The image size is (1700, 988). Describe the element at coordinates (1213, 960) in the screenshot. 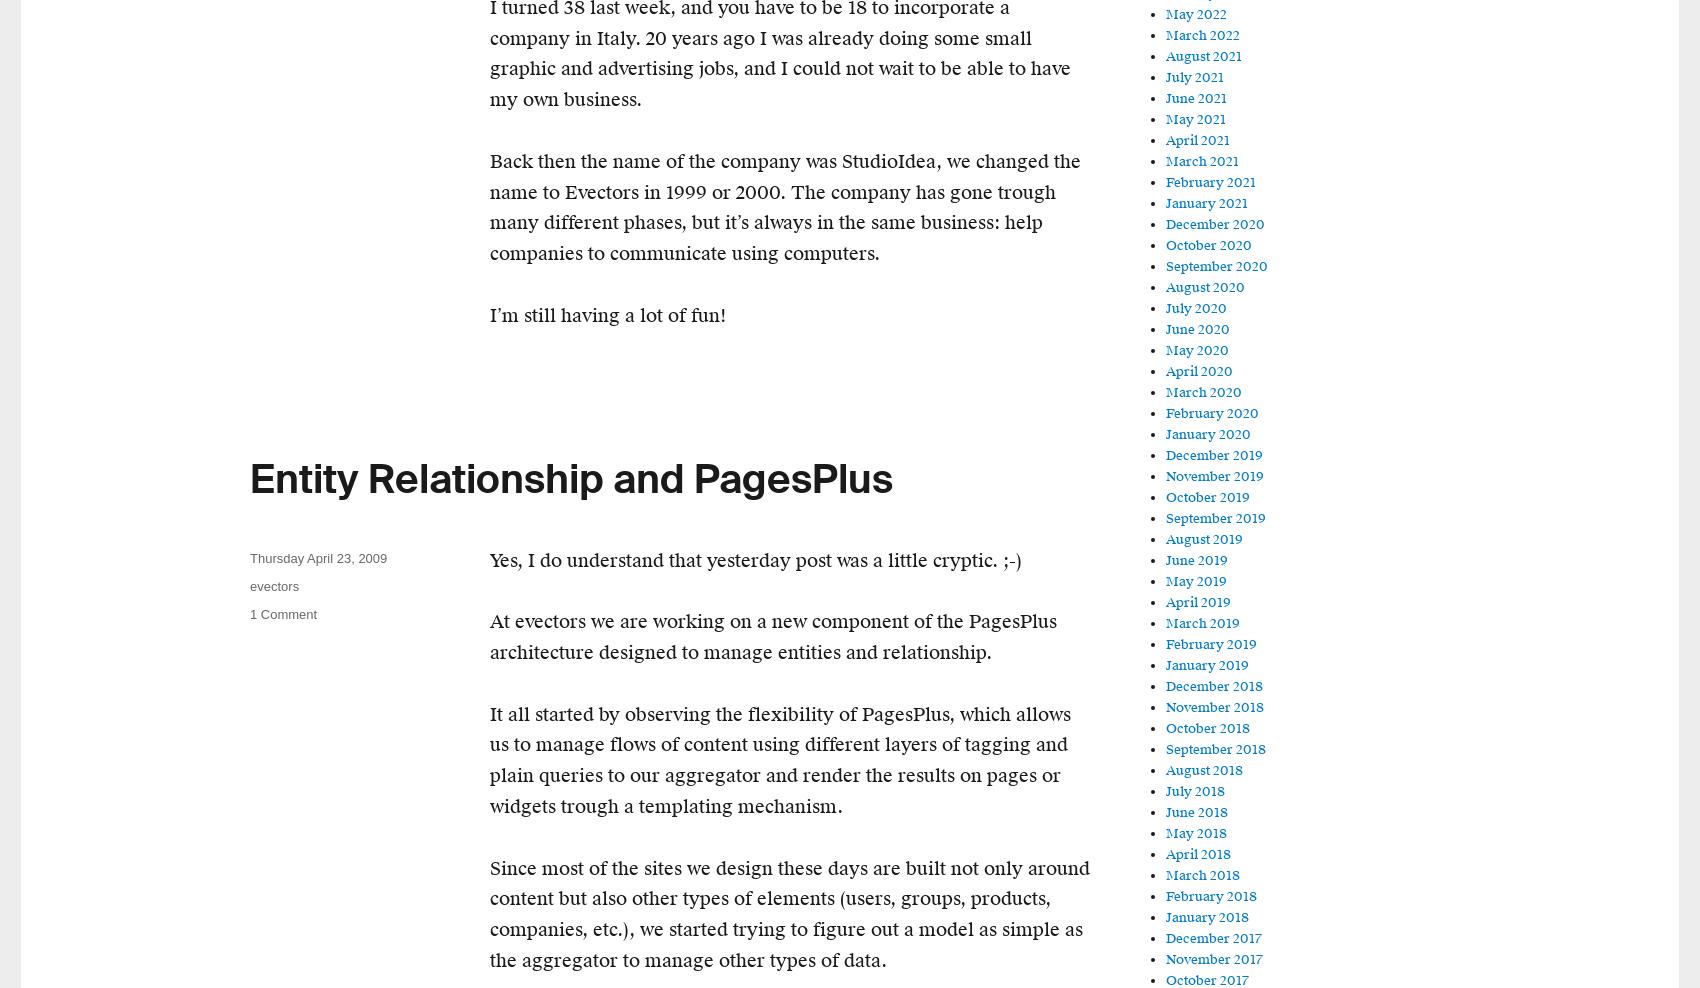

I see `'November 2017'` at that location.